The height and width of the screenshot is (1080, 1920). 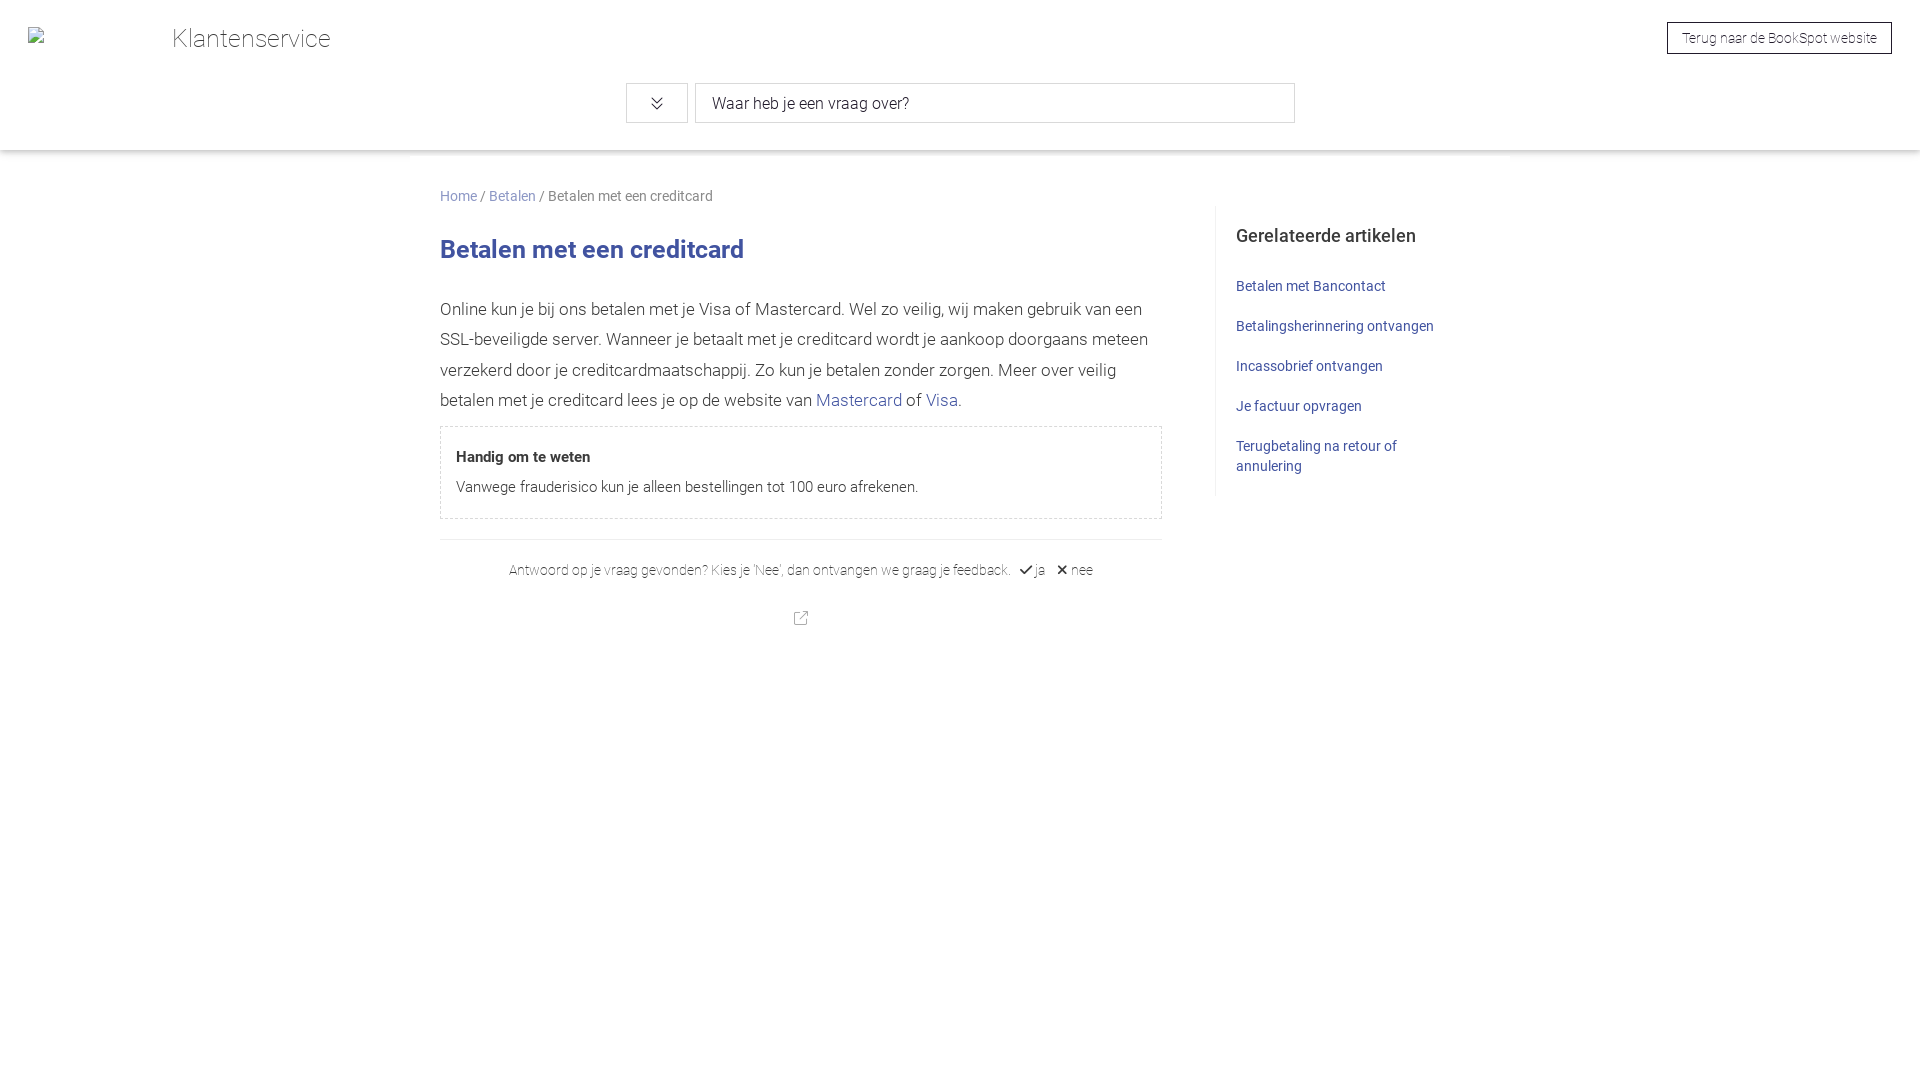 I want to click on 'Incassobrief ontvangen', so click(x=1309, y=366).